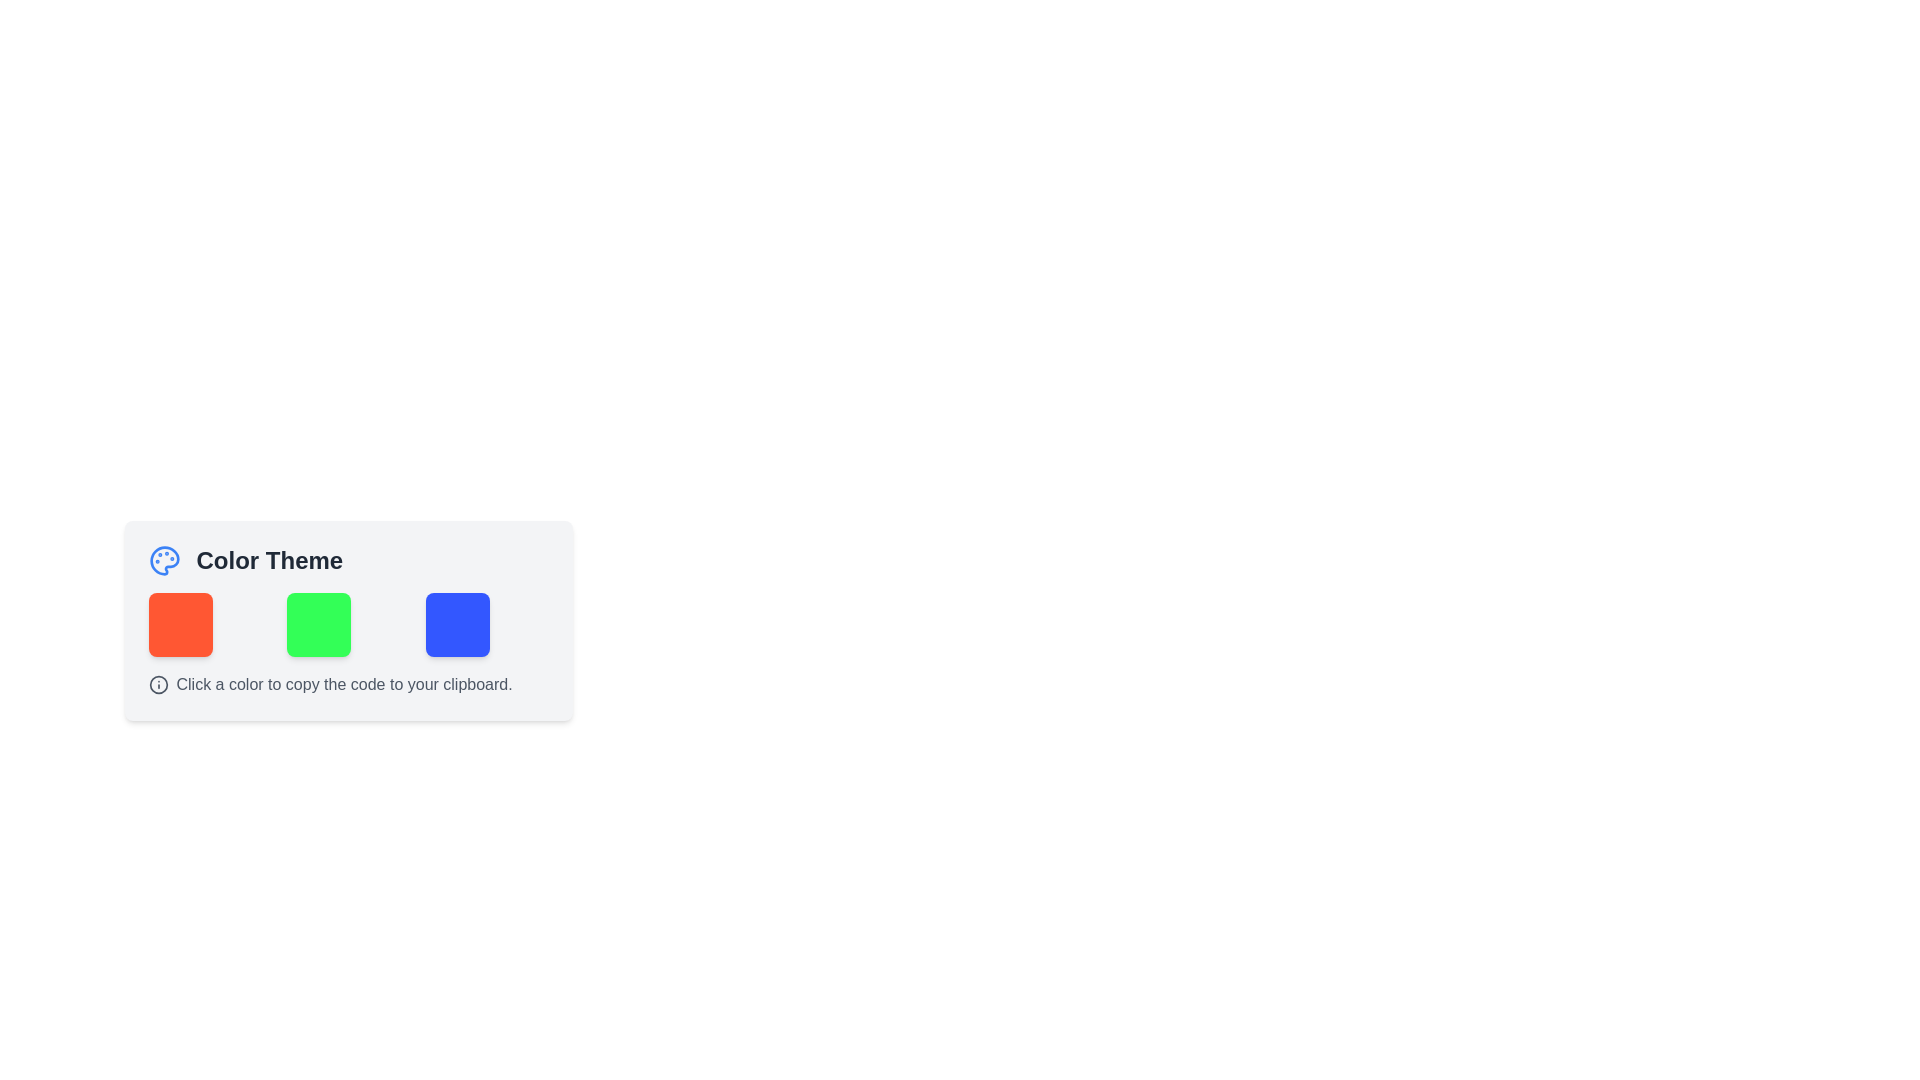  I want to click on the Decorative Icon located at the top left corner of the 'Color Theme' section, which serves as a symbol for the color theme concept, so click(164, 560).